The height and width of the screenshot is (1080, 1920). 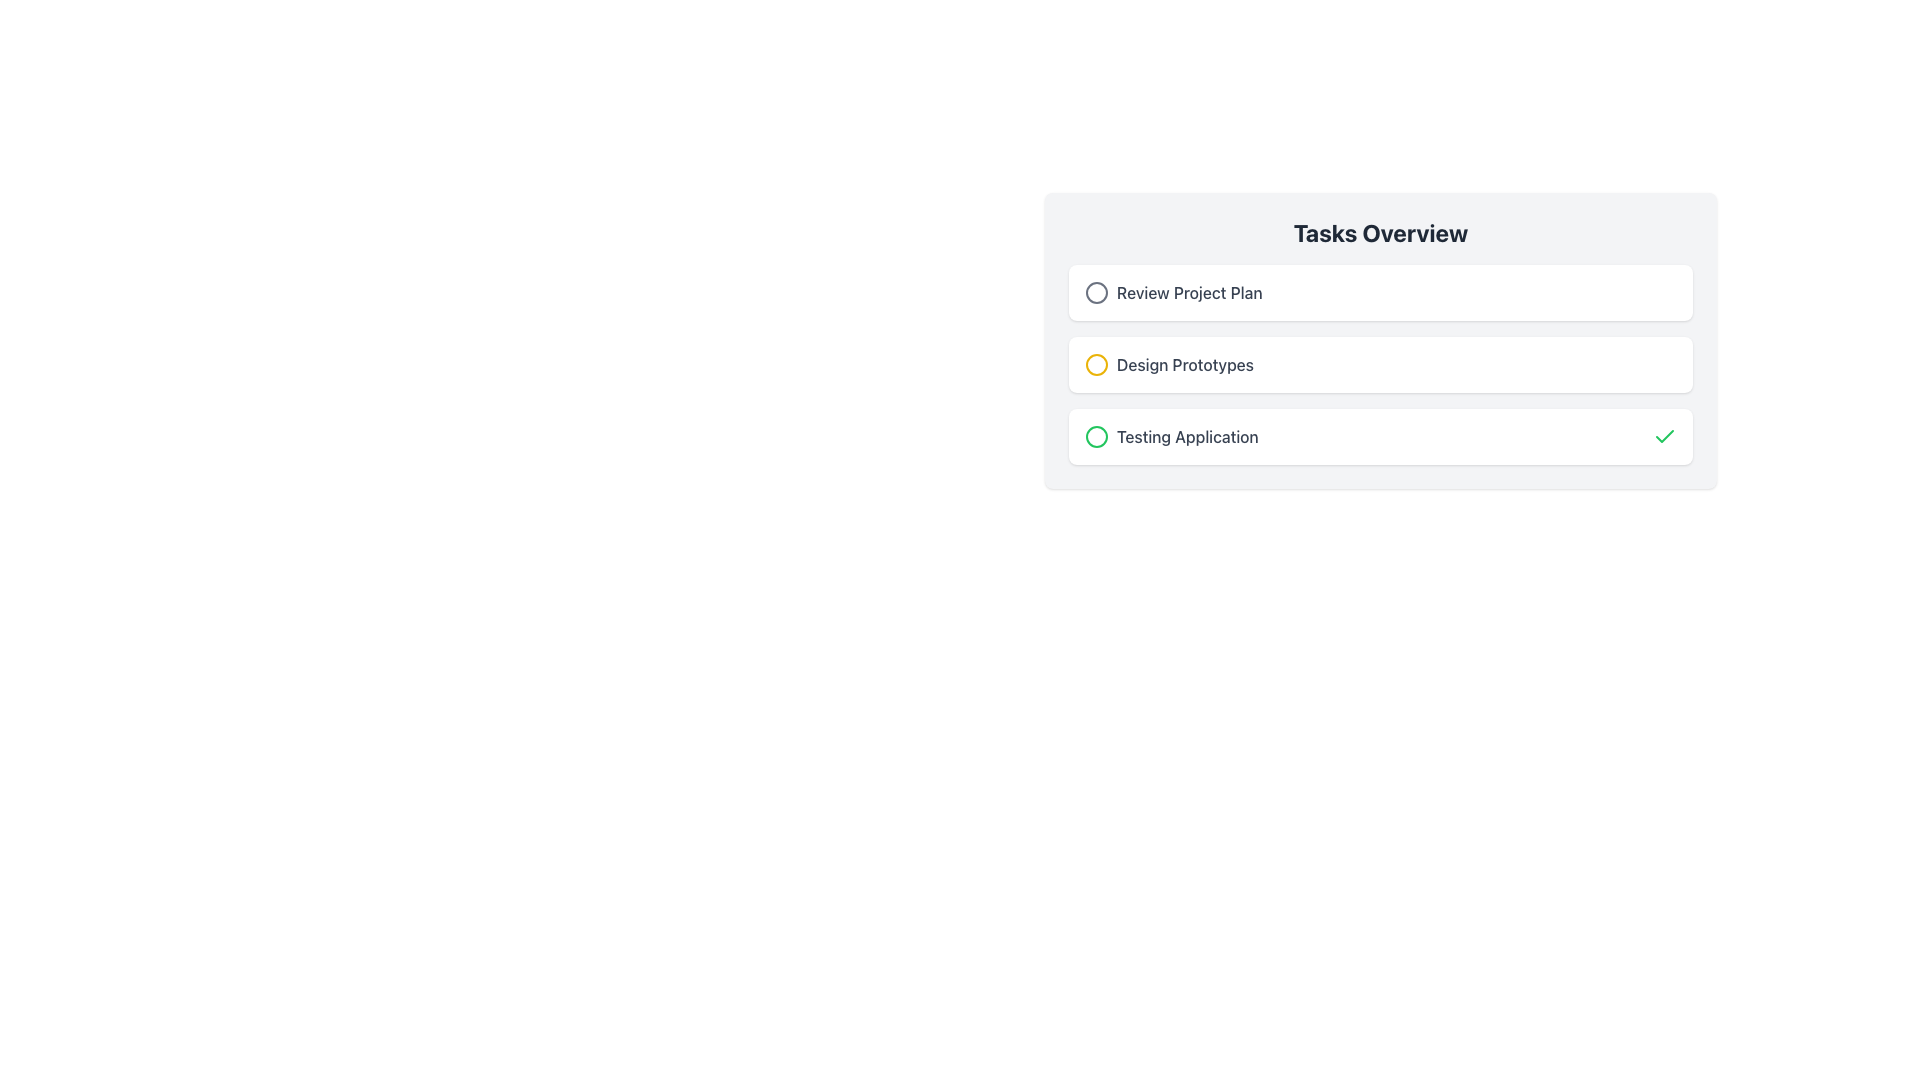 What do you see at coordinates (1380, 365) in the screenshot?
I see `the second item in the task list group located in the 'Tasks Overview' card, which is positioned between 'Review Project Plan' and 'Testing Application.'` at bounding box center [1380, 365].